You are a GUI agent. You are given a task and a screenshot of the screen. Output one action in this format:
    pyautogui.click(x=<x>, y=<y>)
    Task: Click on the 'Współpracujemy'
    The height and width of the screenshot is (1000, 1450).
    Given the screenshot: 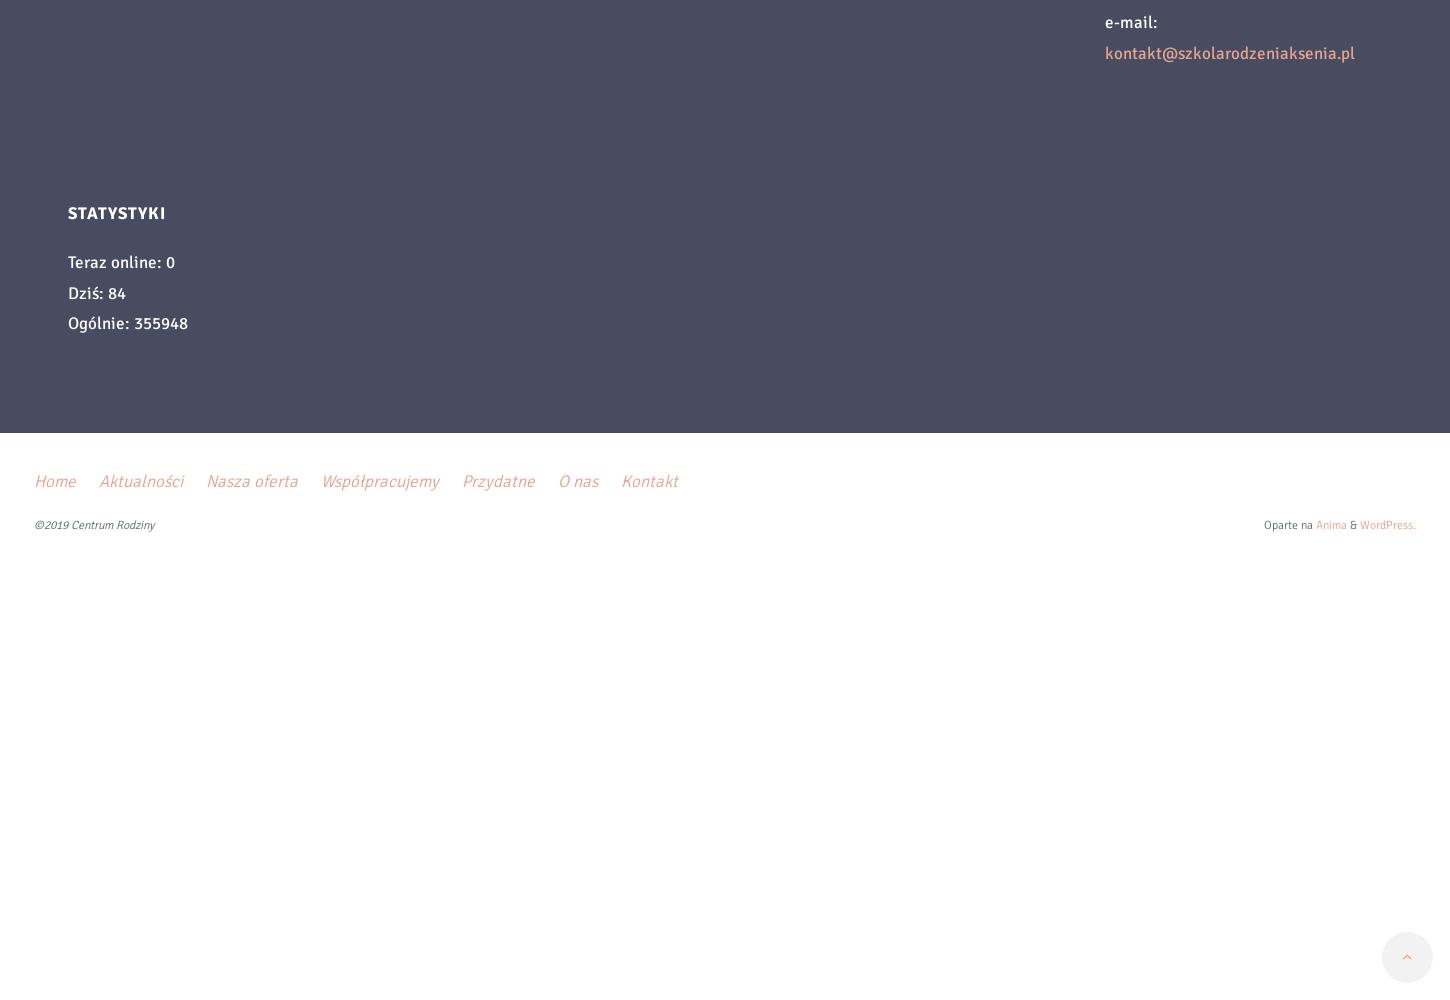 What is the action you would take?
    pyautogui.click(x=379, y=480)
    